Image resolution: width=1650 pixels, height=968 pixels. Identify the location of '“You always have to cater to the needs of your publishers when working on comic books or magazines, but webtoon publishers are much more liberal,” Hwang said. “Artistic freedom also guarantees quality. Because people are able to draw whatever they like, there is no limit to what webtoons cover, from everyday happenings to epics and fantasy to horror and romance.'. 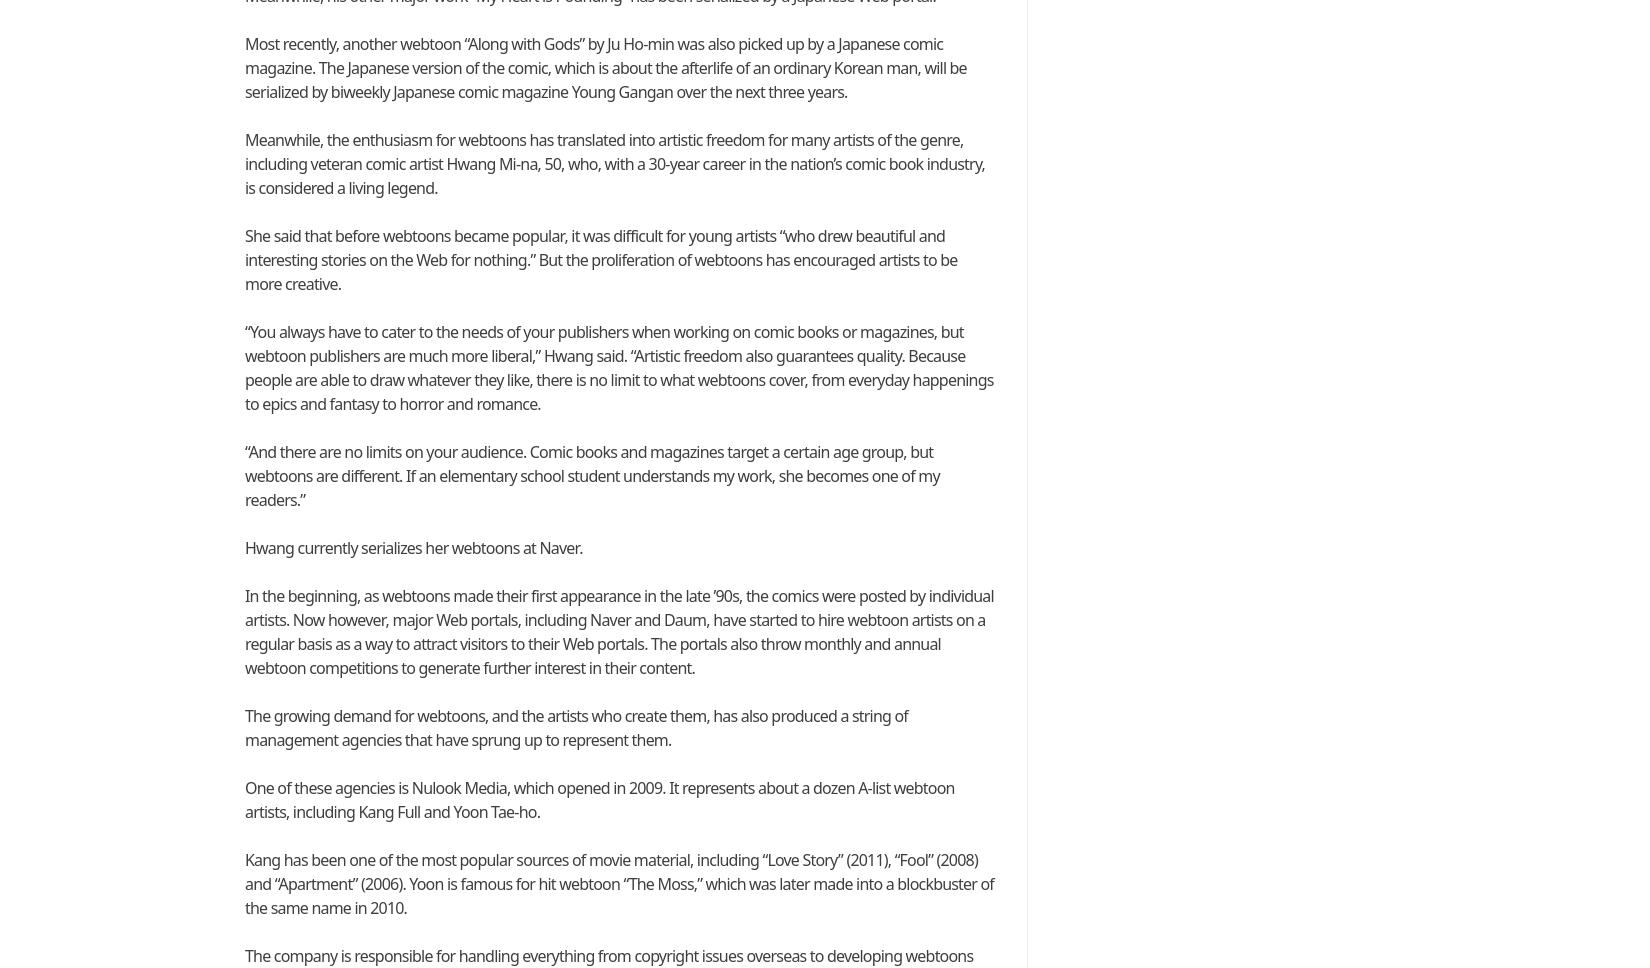
(618, 367).